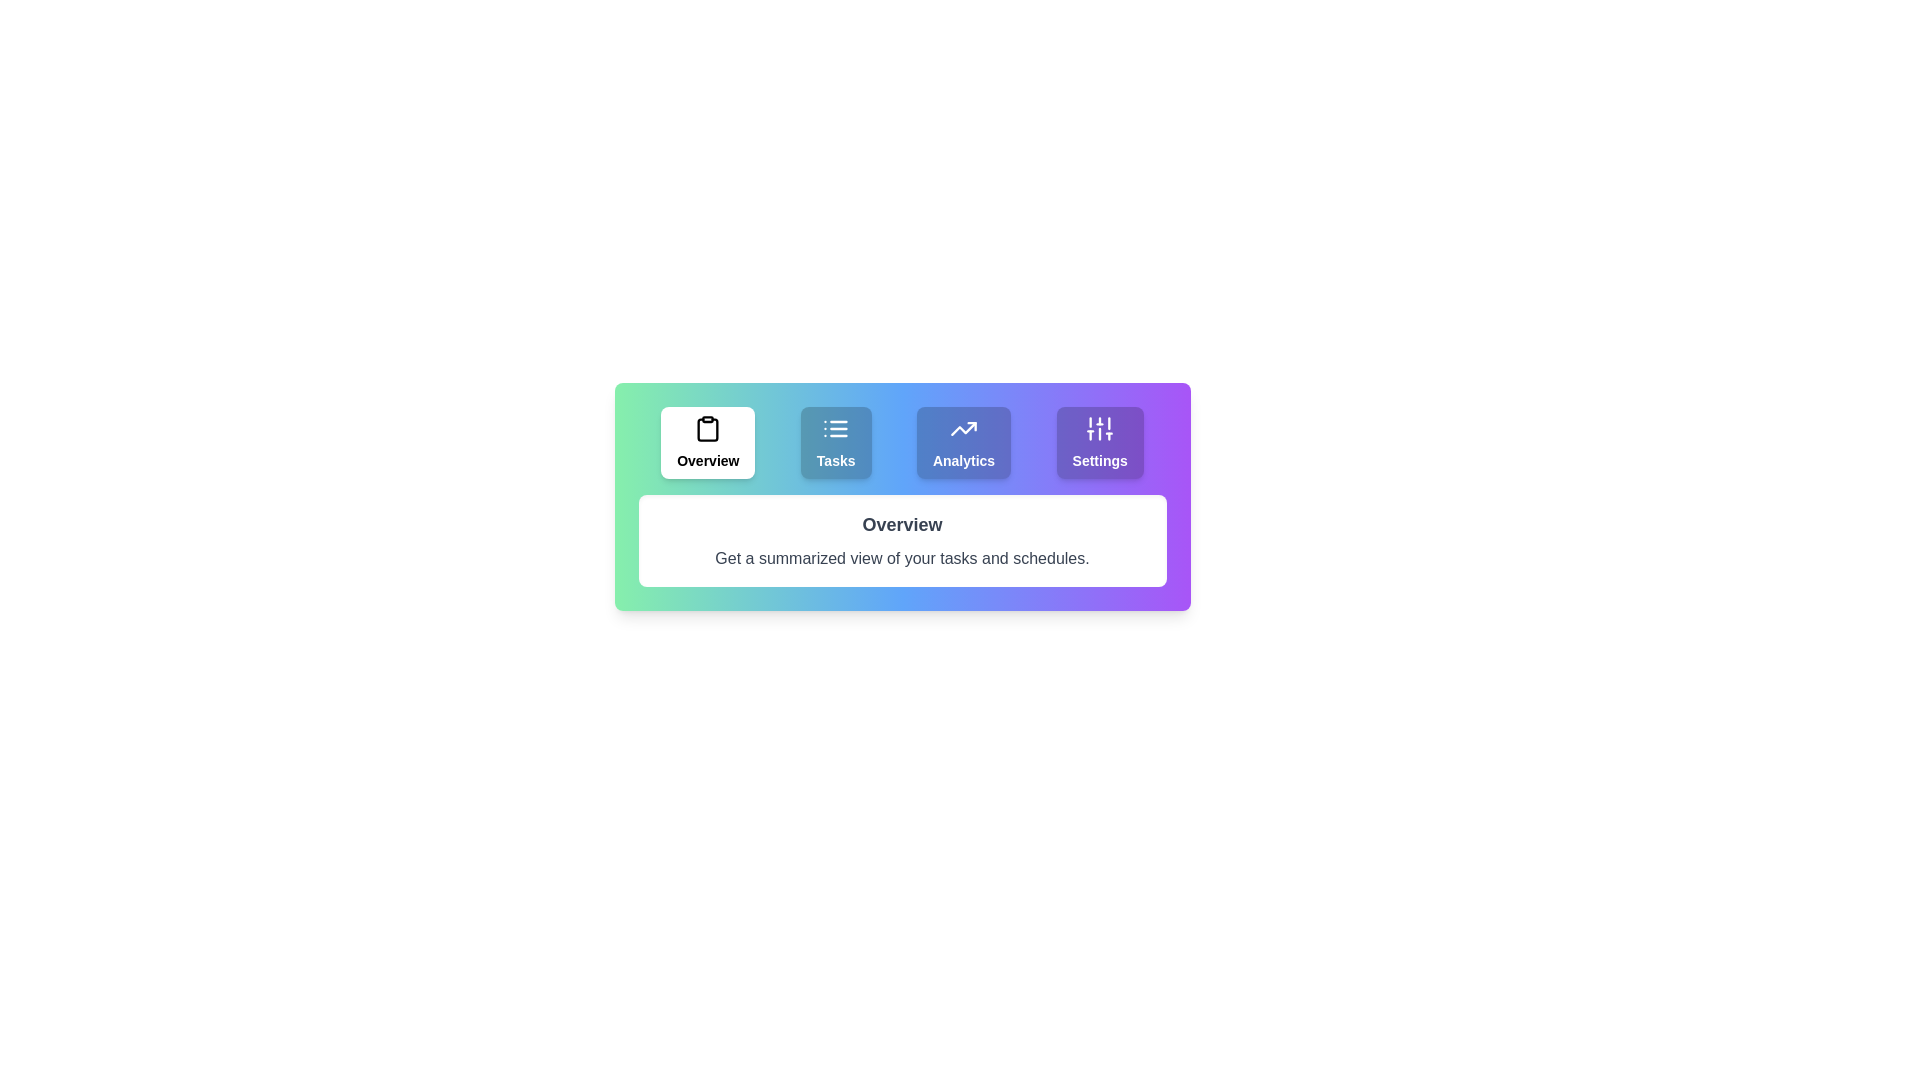 Image resolution: width=1920 pixels, height=1080 pixels. What do you see at coordinates (964, 442) in the screenshot?
I see `the Analytics tab to view its content` at bounding box center [964, 442].